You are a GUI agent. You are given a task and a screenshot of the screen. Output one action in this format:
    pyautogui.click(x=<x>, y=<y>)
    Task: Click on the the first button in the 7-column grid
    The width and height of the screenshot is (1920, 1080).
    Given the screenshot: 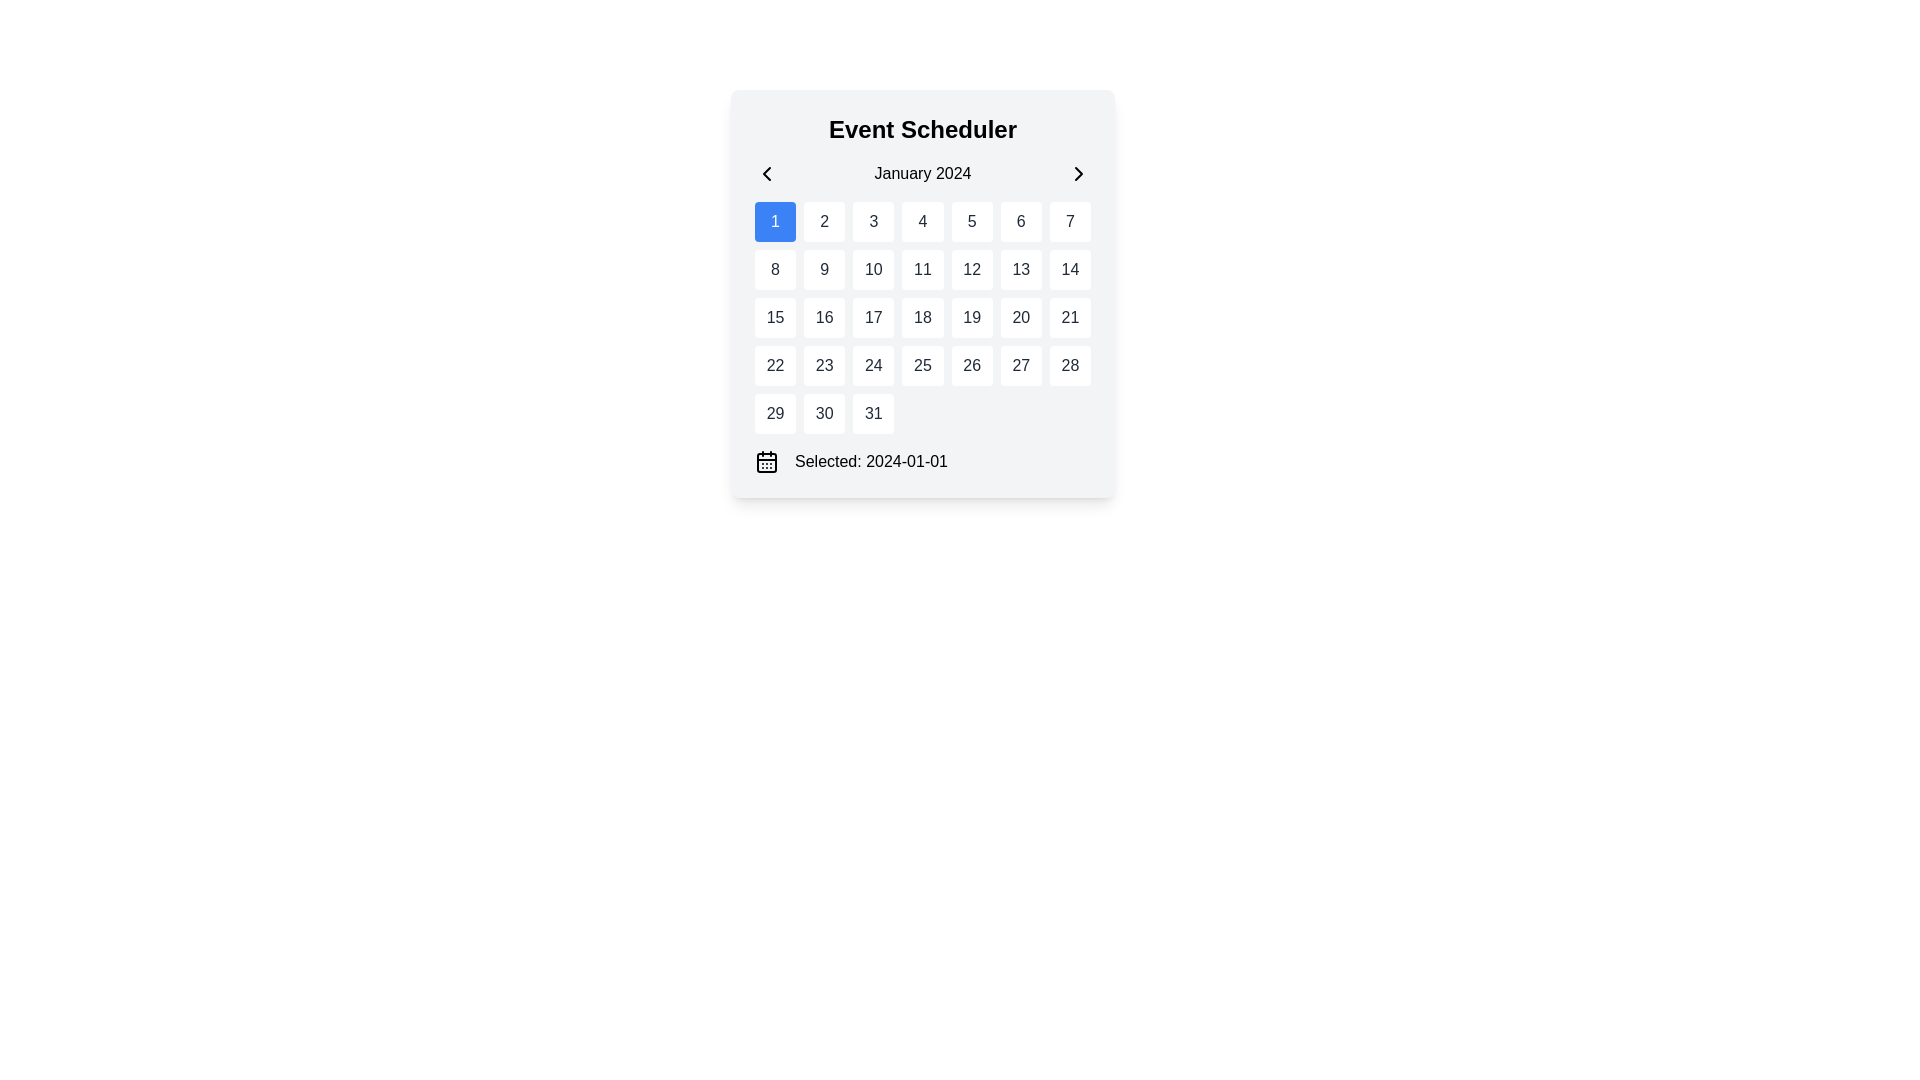 What is the action you would take?
    pyautogui.click(x=774, y=222)
    